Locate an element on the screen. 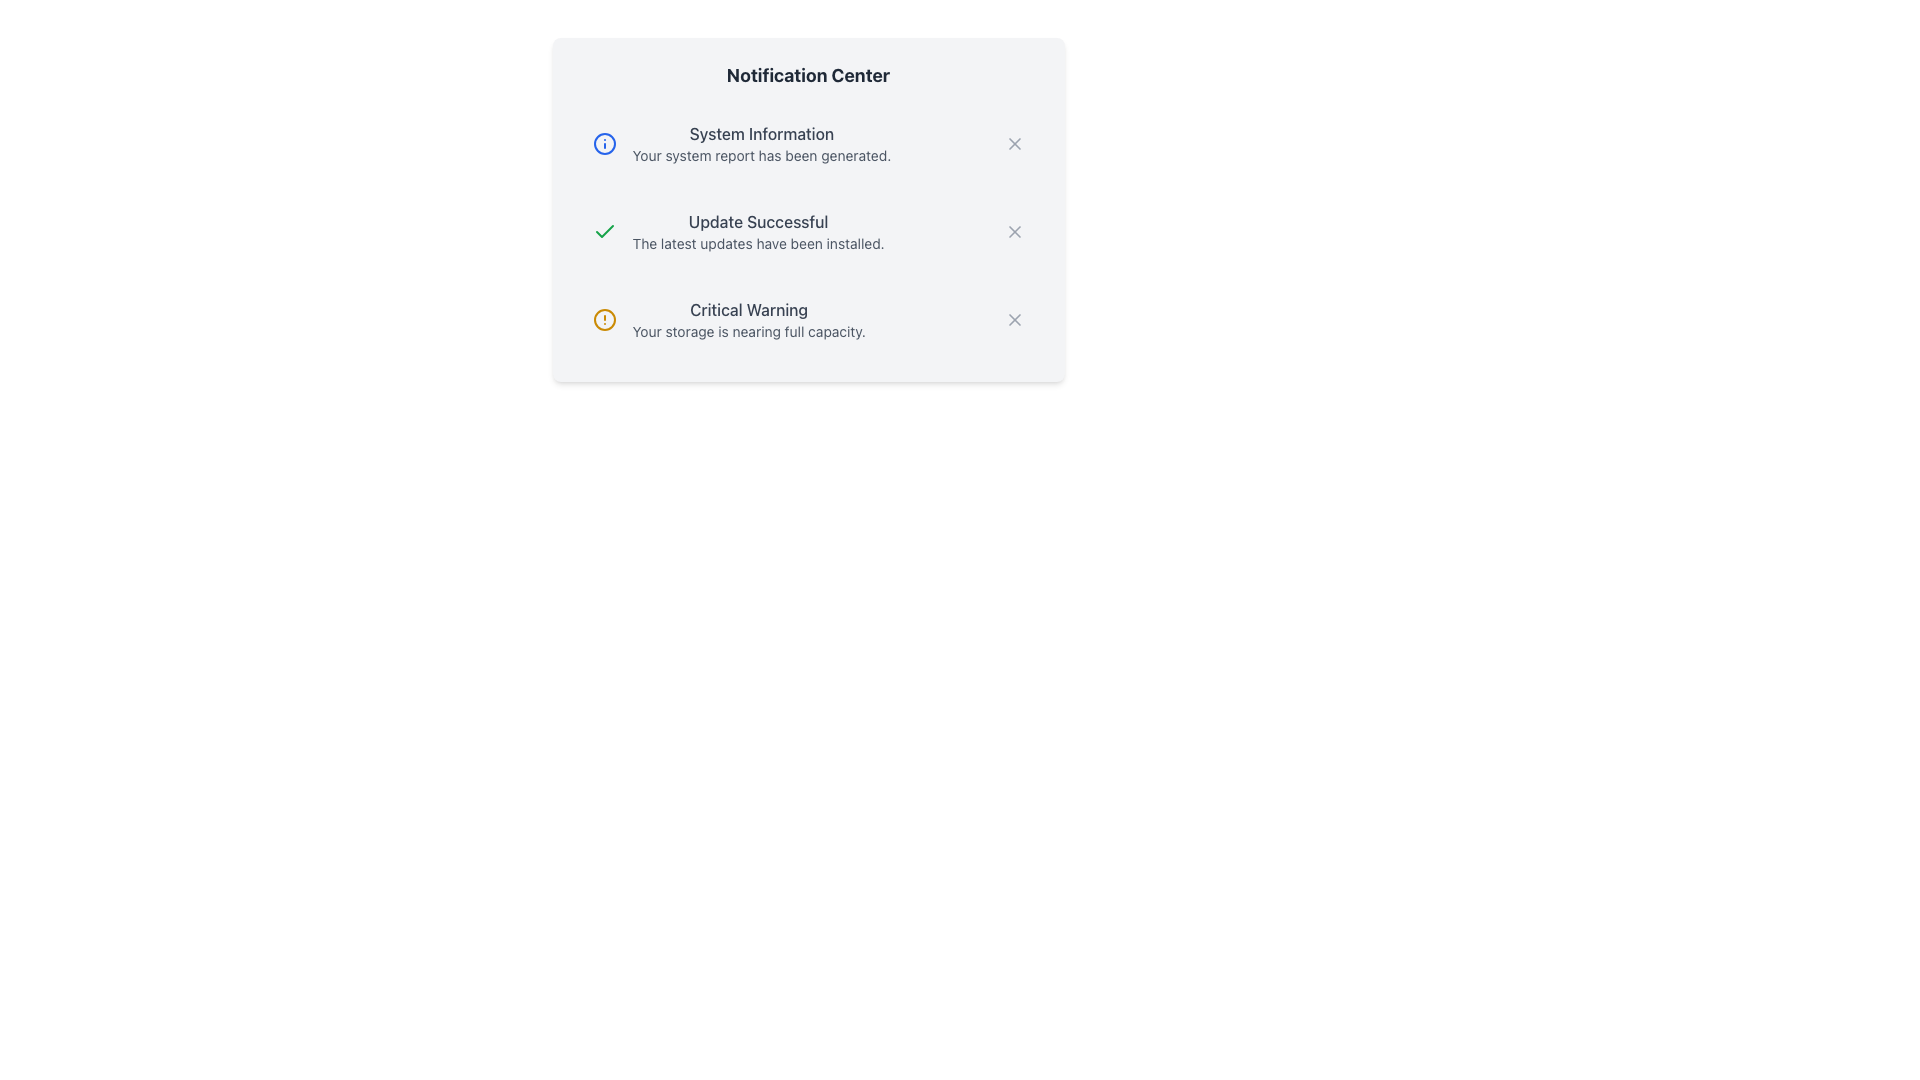  the text label displaying 'System Information' in medium gray font, which is centrally aligned within the Notification Center panel and positioned above the text 'Your system report has been generated.' is located at coordinates (760, 134).